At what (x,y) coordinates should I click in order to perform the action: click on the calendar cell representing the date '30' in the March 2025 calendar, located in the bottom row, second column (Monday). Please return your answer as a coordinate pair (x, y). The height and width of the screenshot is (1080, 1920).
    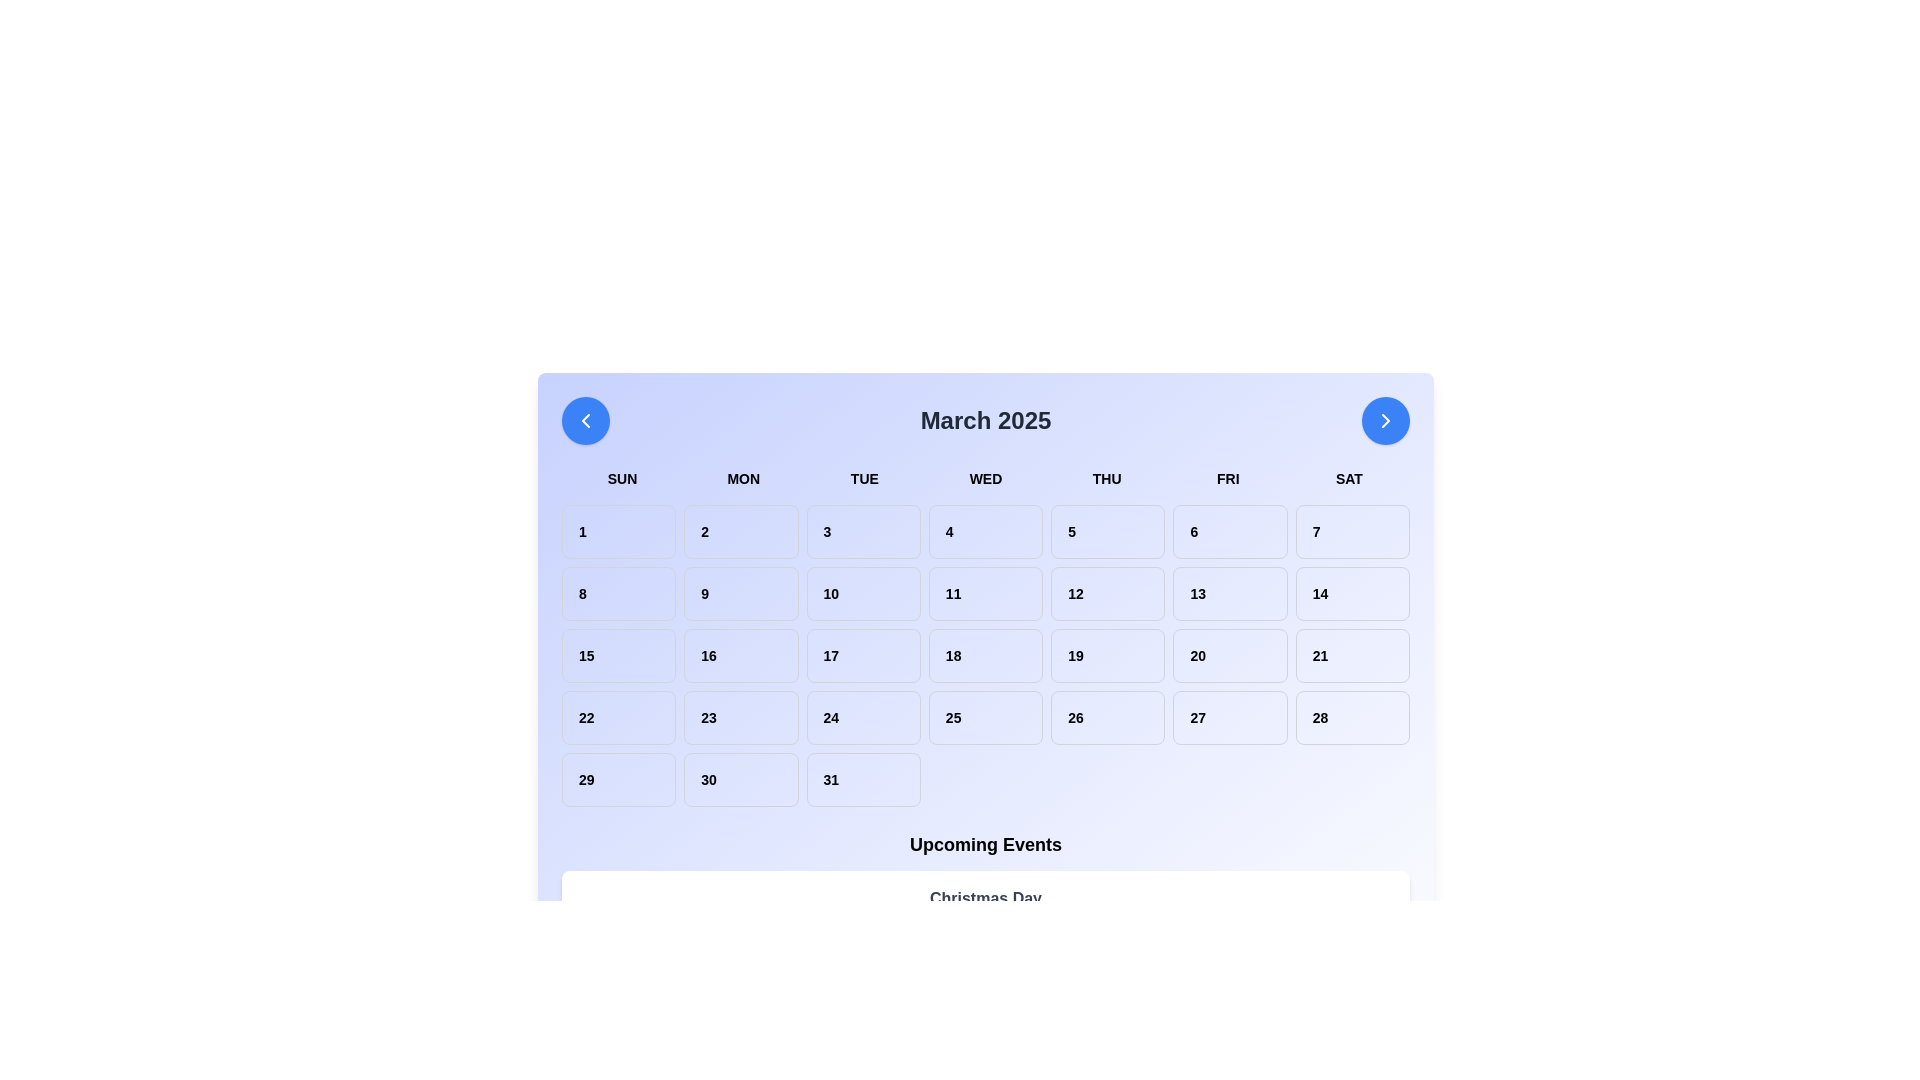
    Looking at the image, I should click on (740, 778).